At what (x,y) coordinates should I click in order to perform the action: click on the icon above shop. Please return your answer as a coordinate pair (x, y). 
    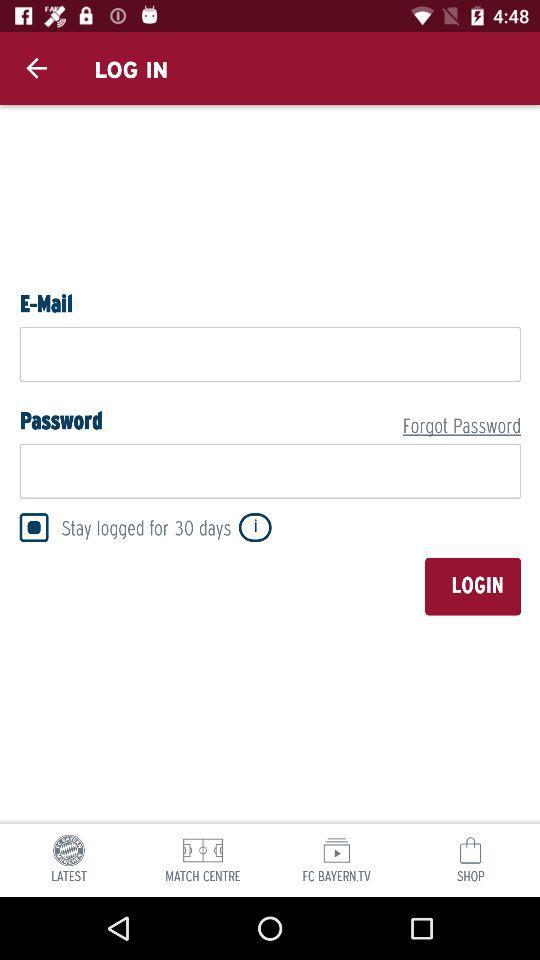
    Looking at the image, I should click on (470, 849).